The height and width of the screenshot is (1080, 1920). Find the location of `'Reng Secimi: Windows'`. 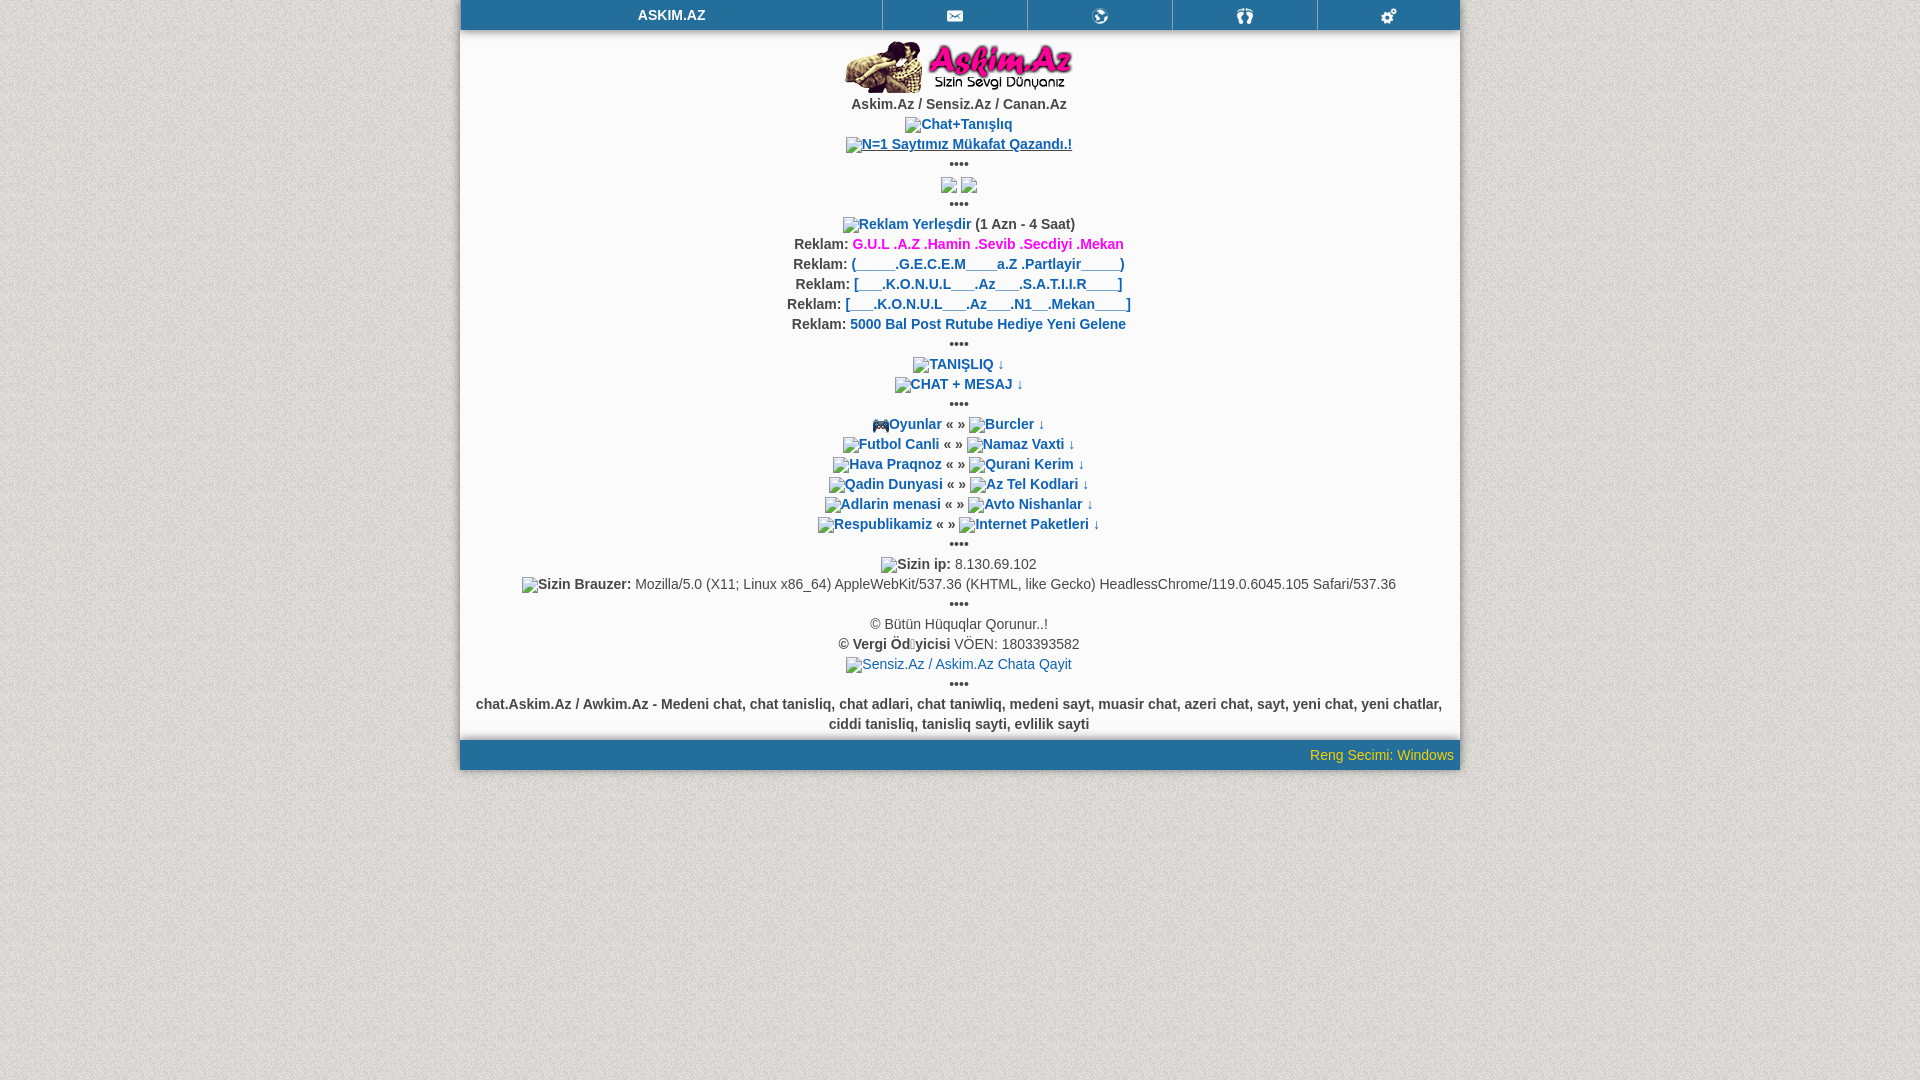

'Reng Secimi: Windows' is located at coordinates (1384, 755).